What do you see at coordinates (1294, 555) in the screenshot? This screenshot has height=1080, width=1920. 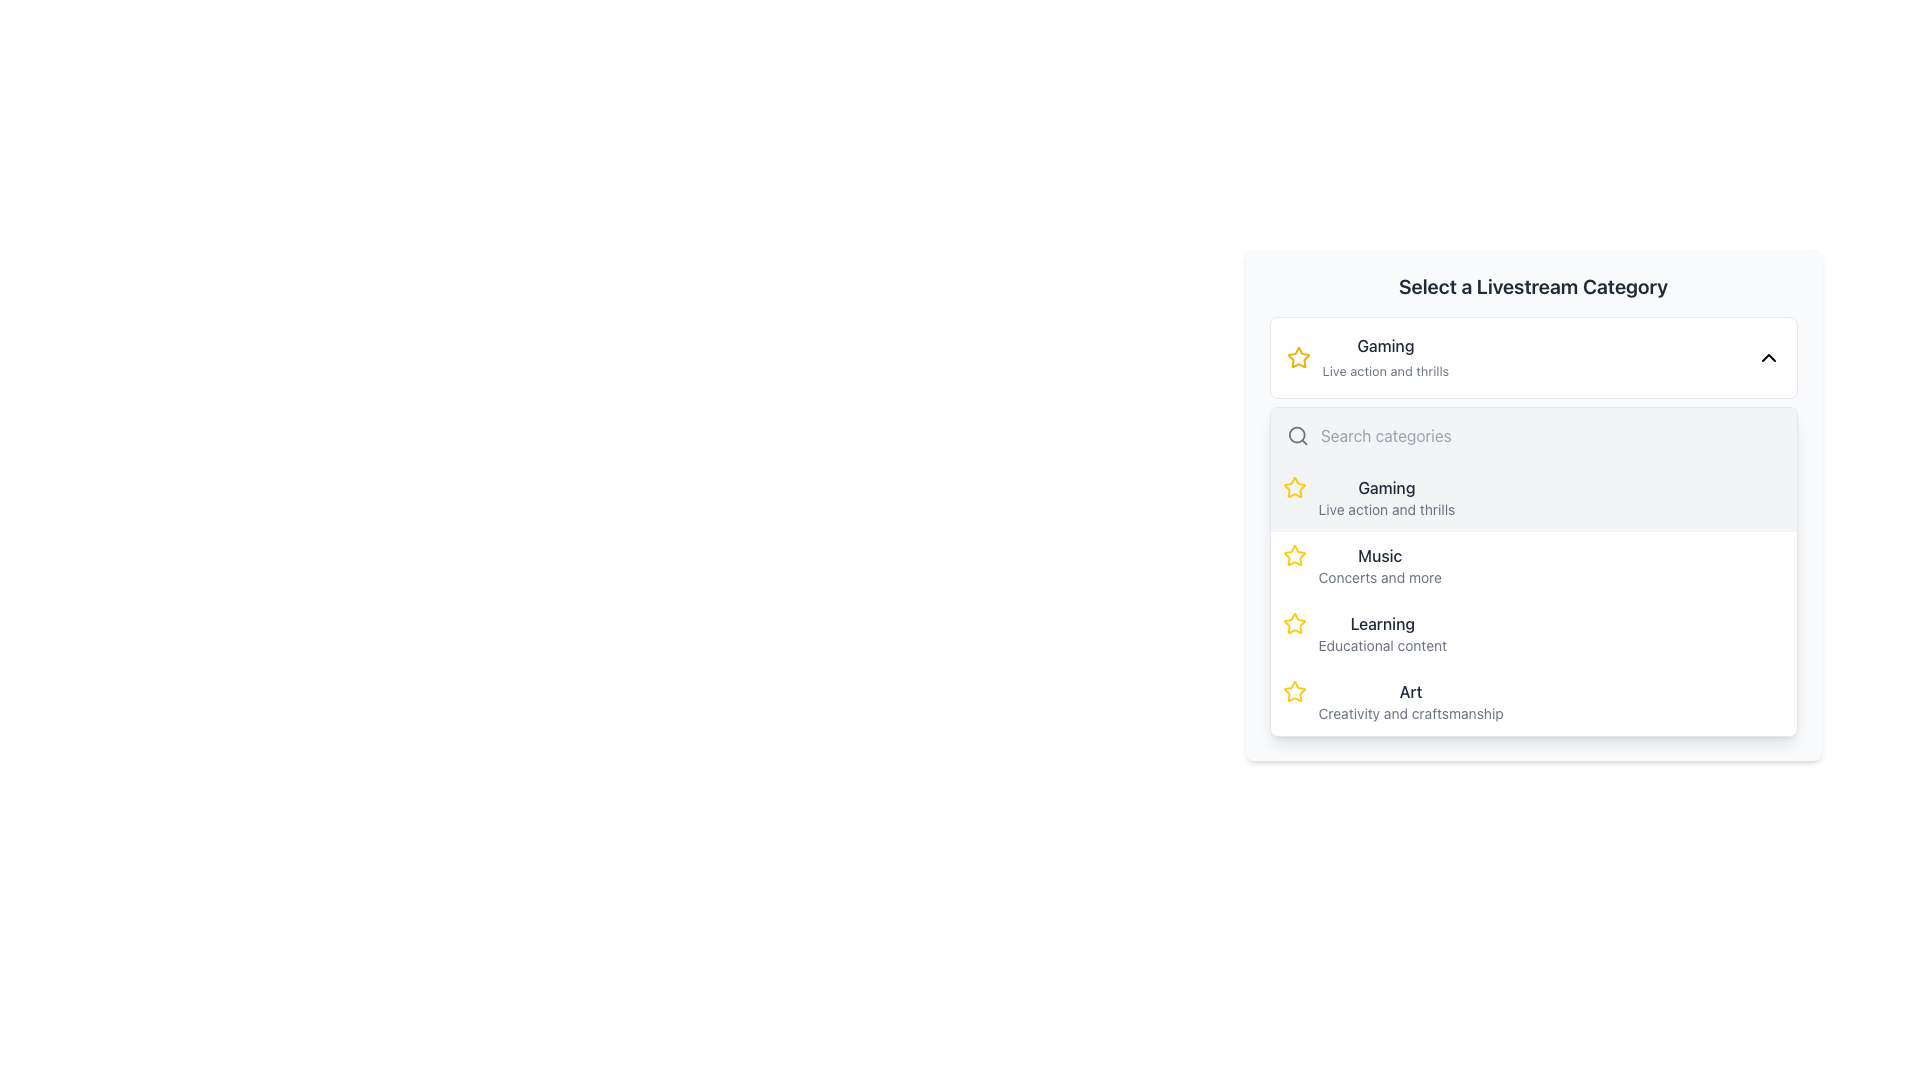 I see `the yellow star icon associated with the 'Music - Concerts and more' option in the list` at bounding box center [1294, 555].